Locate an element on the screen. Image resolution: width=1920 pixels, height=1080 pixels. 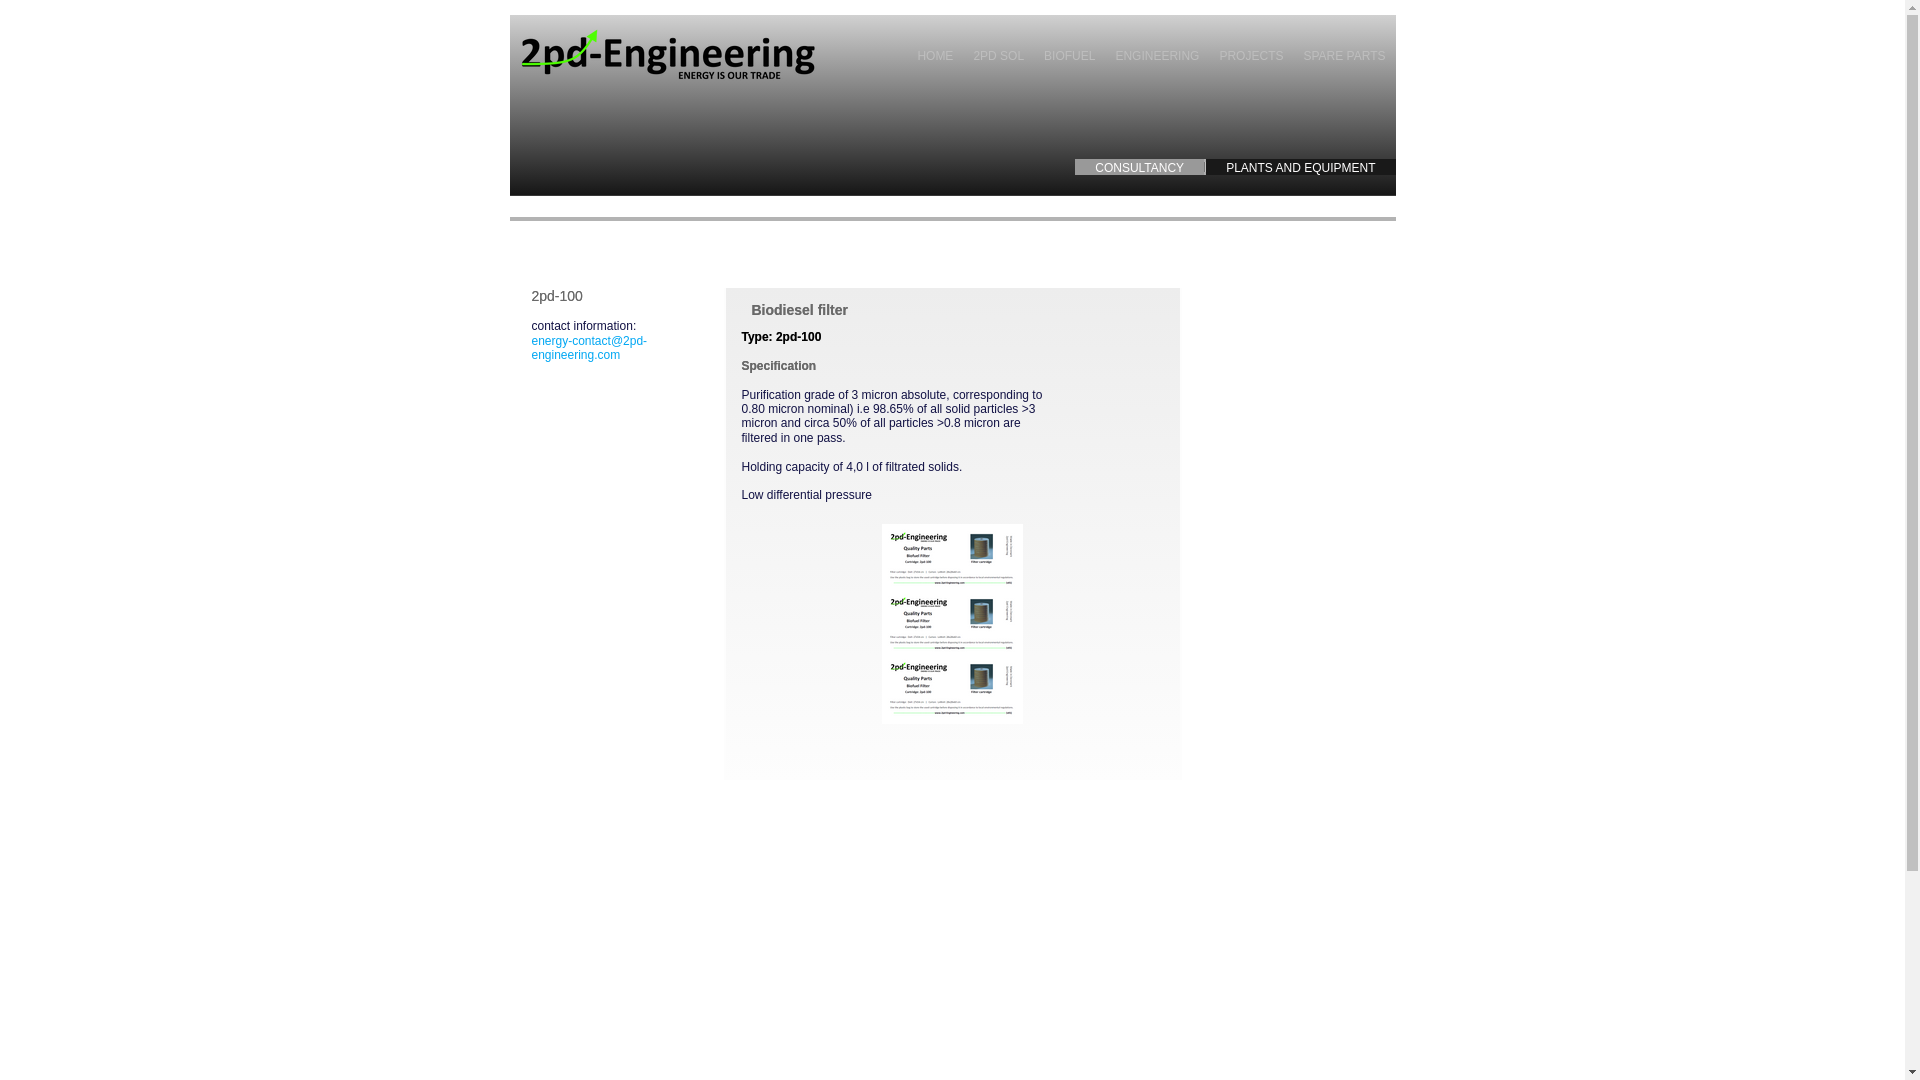
'energy-contact@2pd-engineering.com' is located at coordinates (532, 346).